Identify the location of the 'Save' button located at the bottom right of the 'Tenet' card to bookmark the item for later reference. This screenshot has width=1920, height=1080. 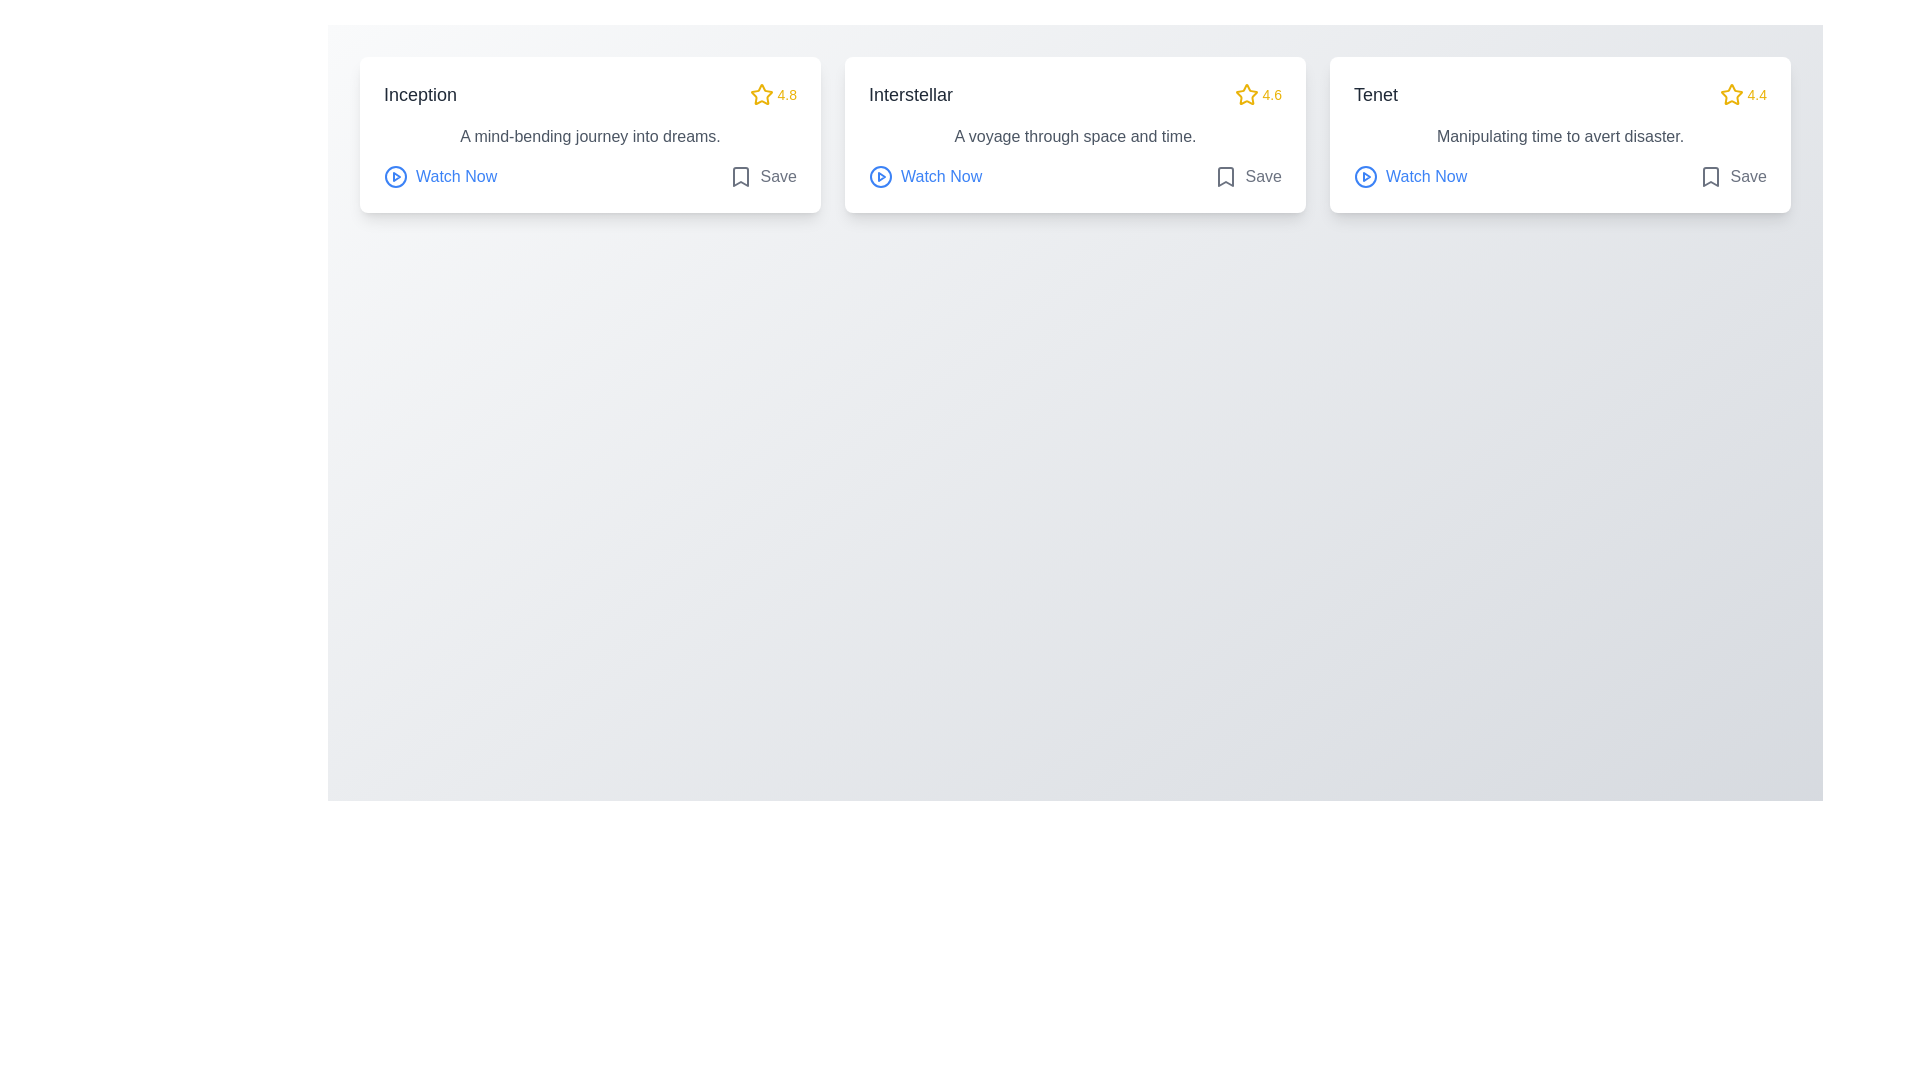
(1731, 176).